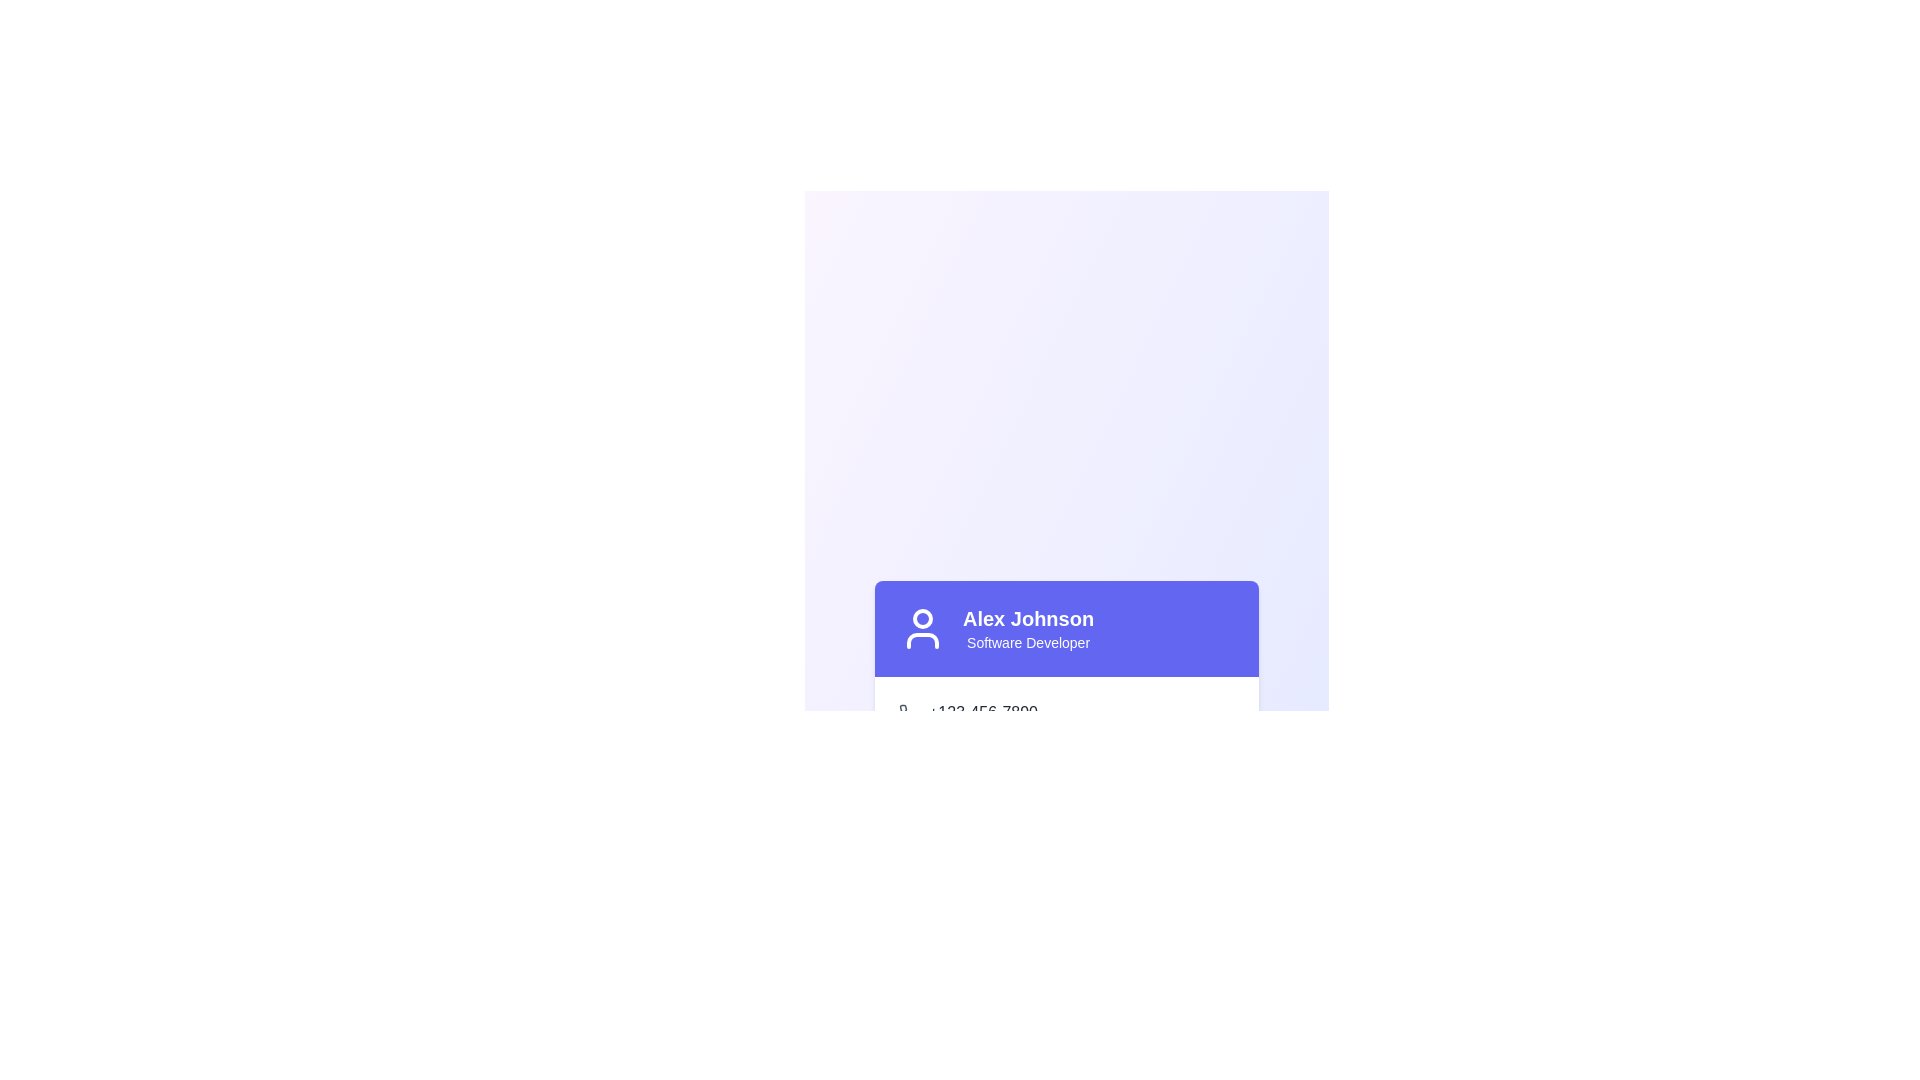 This screenshot has width=1920, height=1080. I want to click on the text label displaying the user's phone number, which is located to the right of a phone icon and below the user's name and role, so click(983, 712).